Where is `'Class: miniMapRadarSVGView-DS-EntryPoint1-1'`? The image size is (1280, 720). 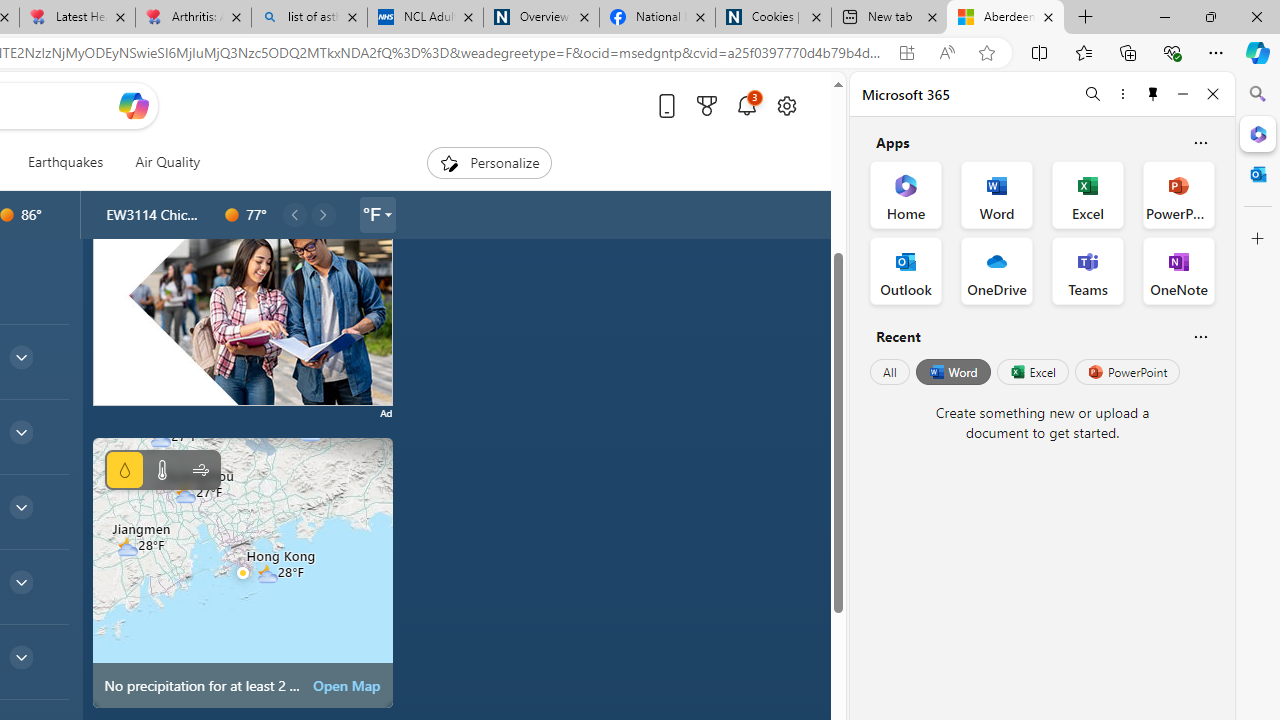
'Class: miniMapRadarSVGView-DS-EntryPoint1-1' is located at coordinates (241, 572).